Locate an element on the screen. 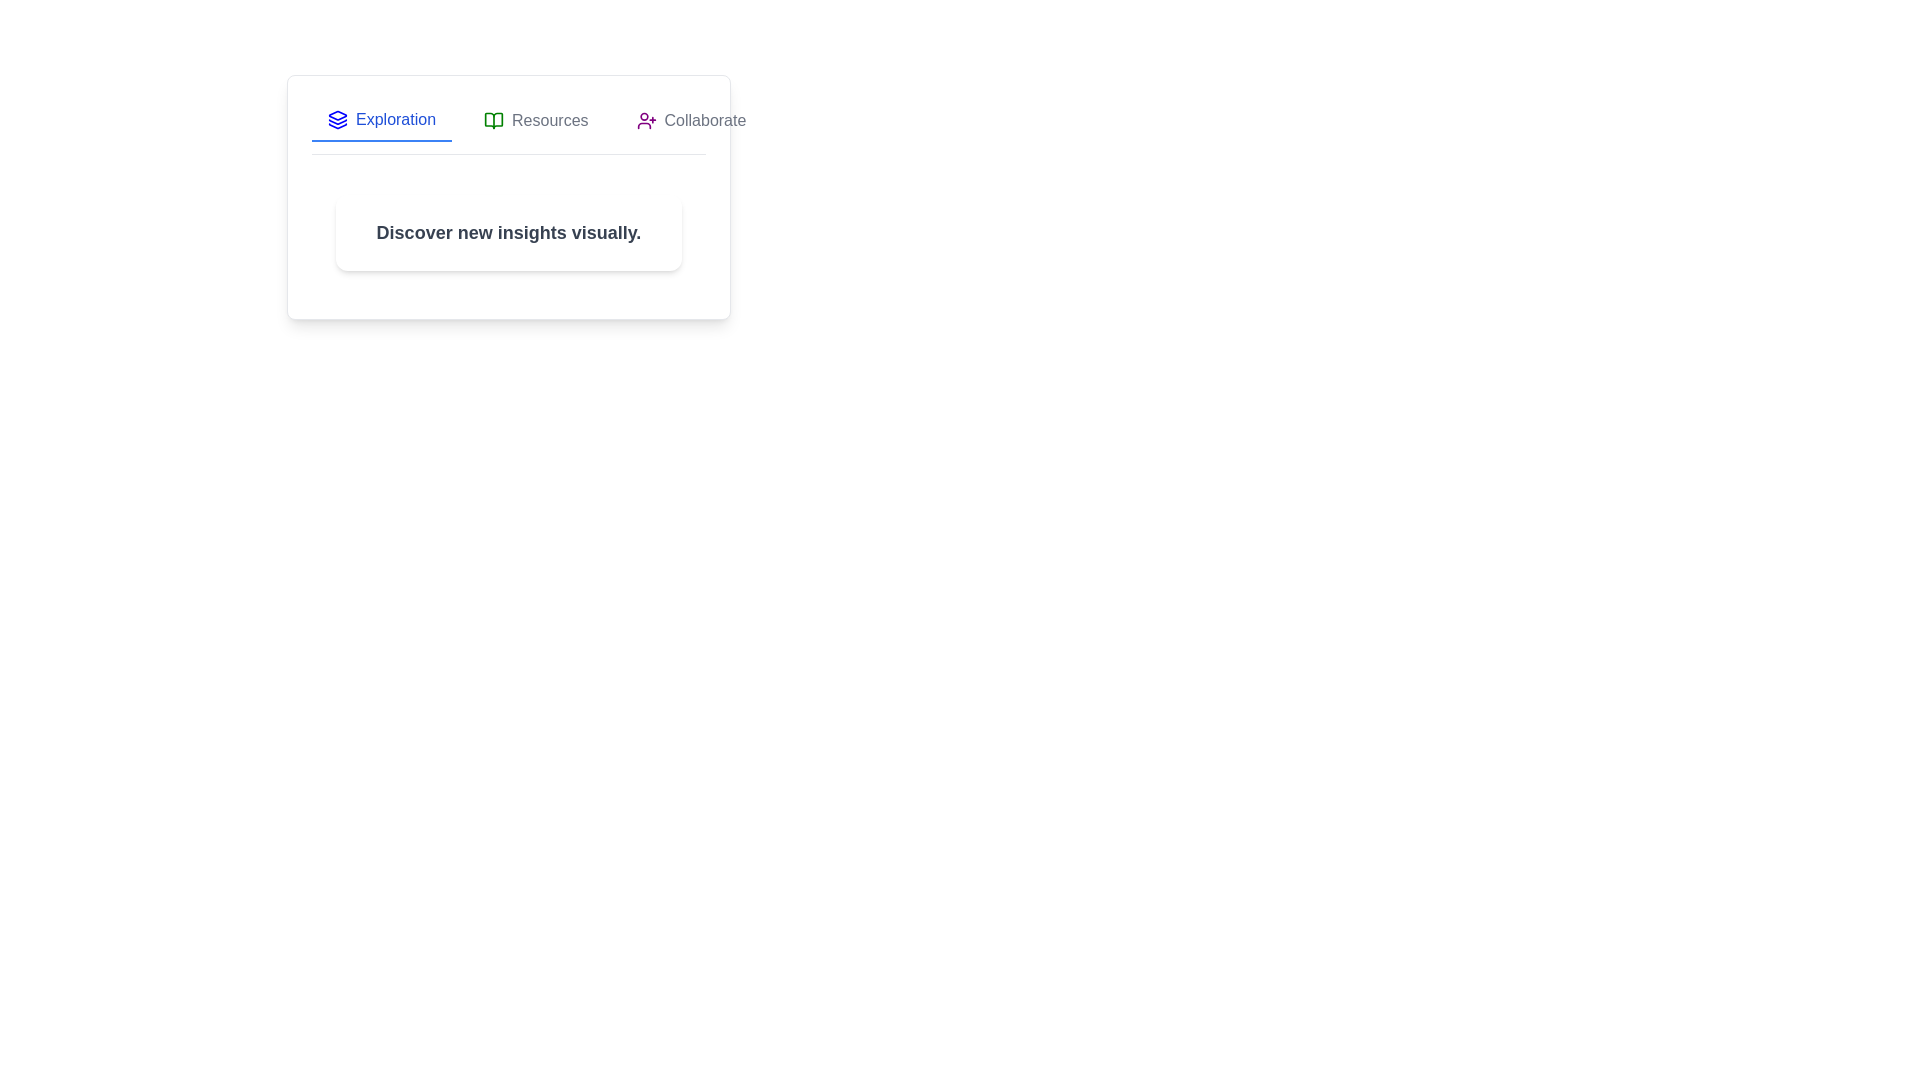 The image size is (1920, 1080). the Resources tab is located at coordinates (536, 120).